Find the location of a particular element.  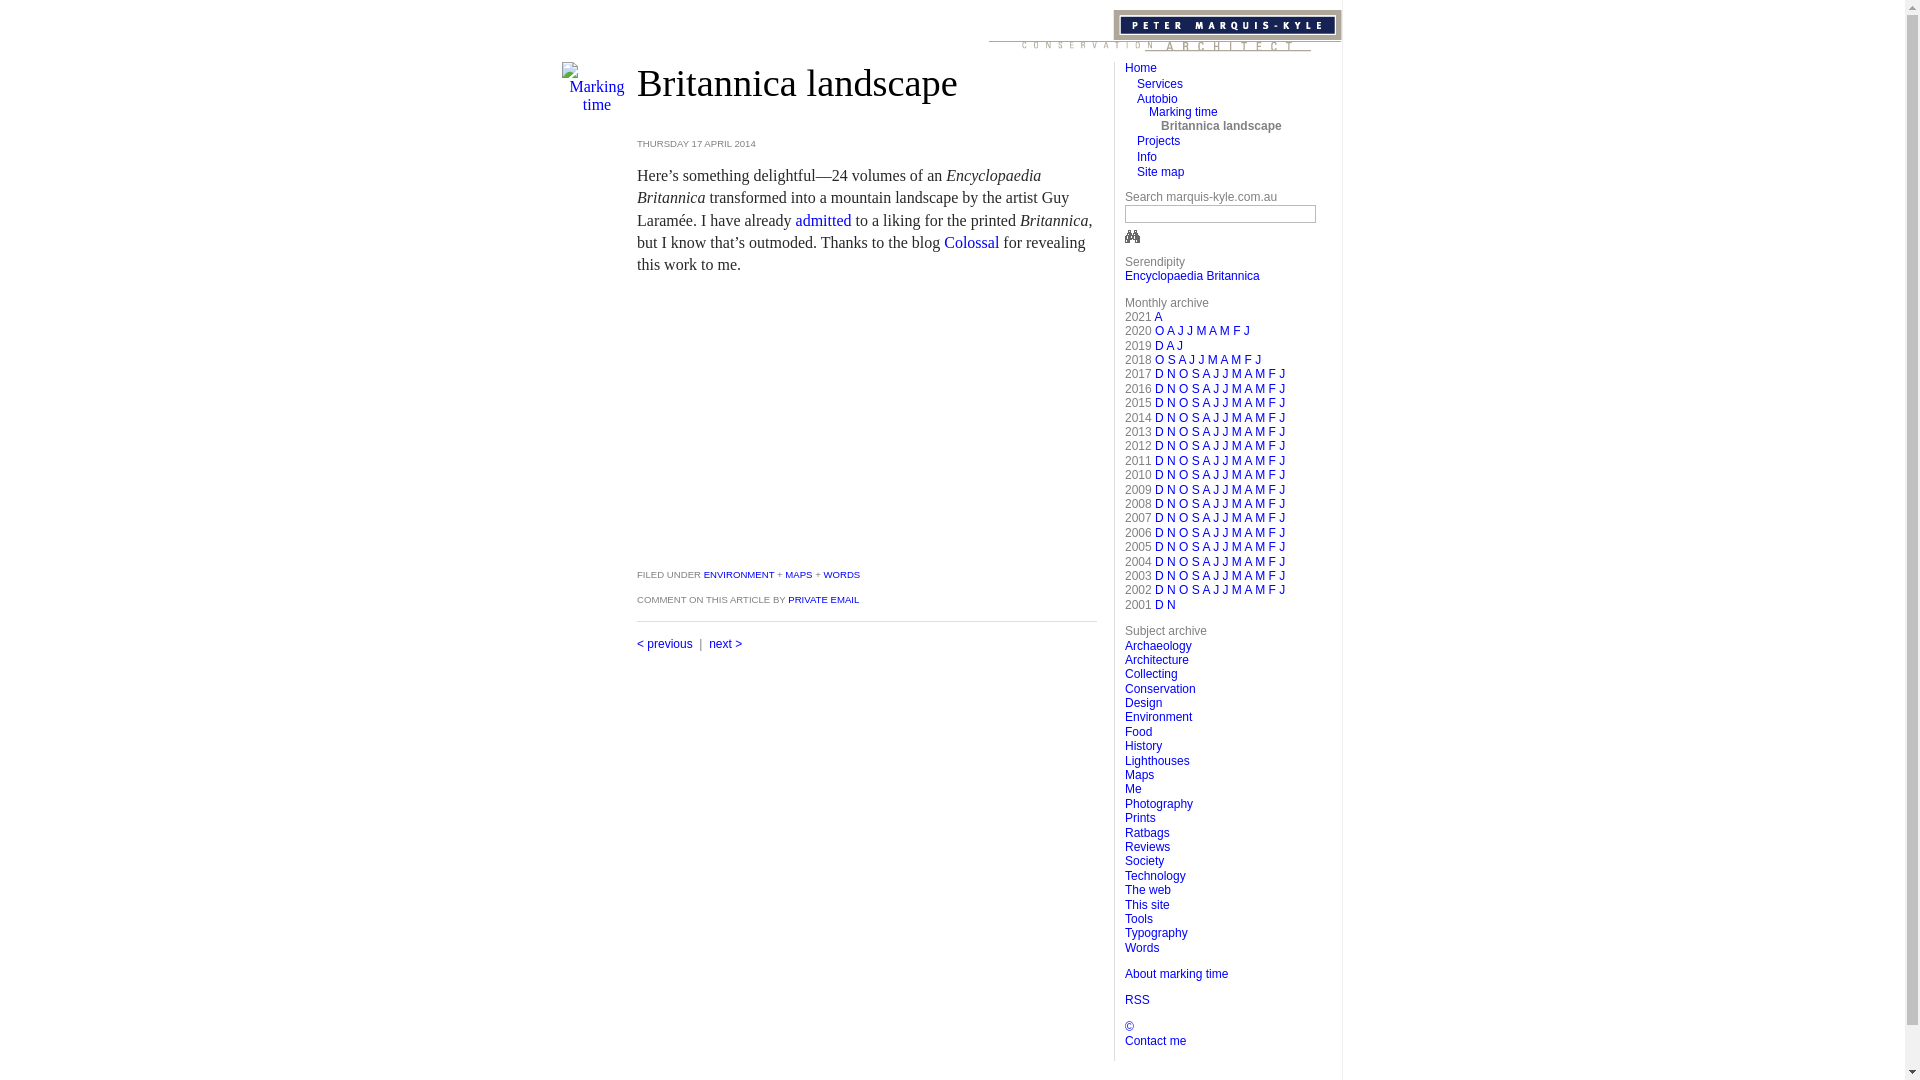

'The web' is located at coordinates (1124, 889).